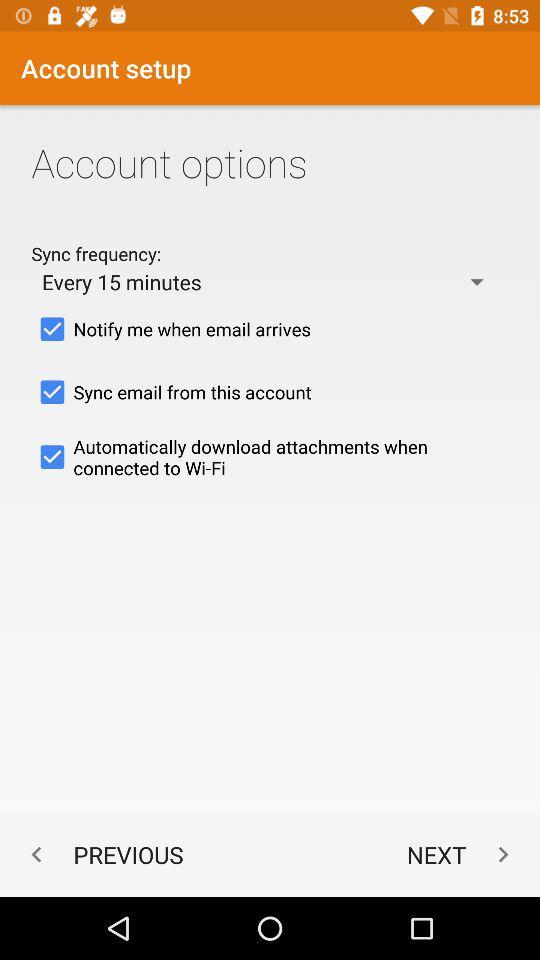 The height and width of the screenshot is (960, 540). I want to click on notify me when, so click(270, 329).